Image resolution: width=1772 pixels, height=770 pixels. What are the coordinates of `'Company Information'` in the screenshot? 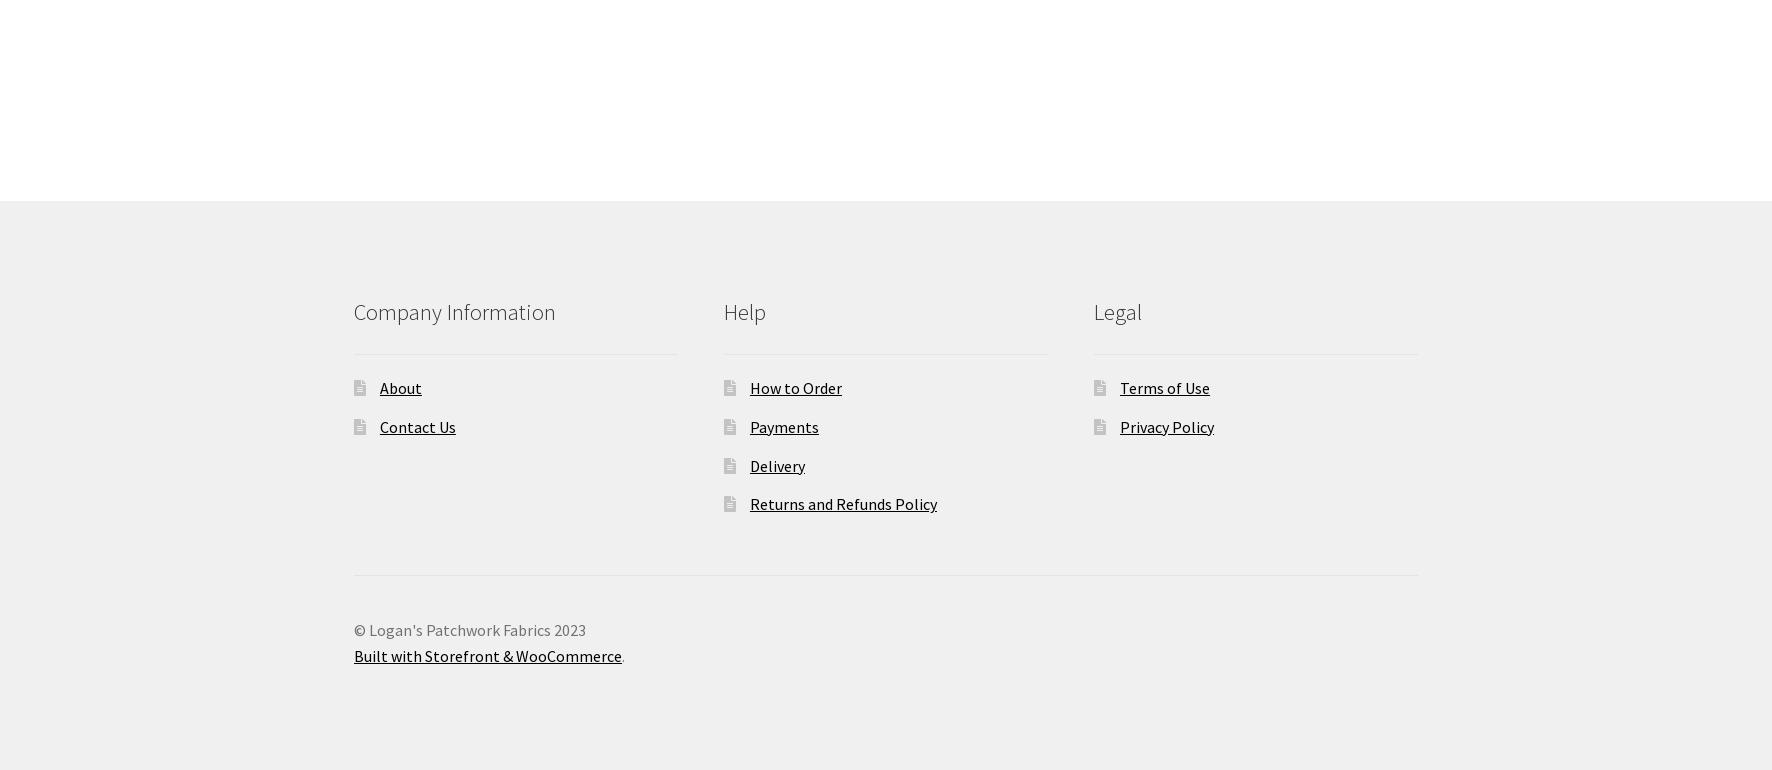 It's located at (354, 311).